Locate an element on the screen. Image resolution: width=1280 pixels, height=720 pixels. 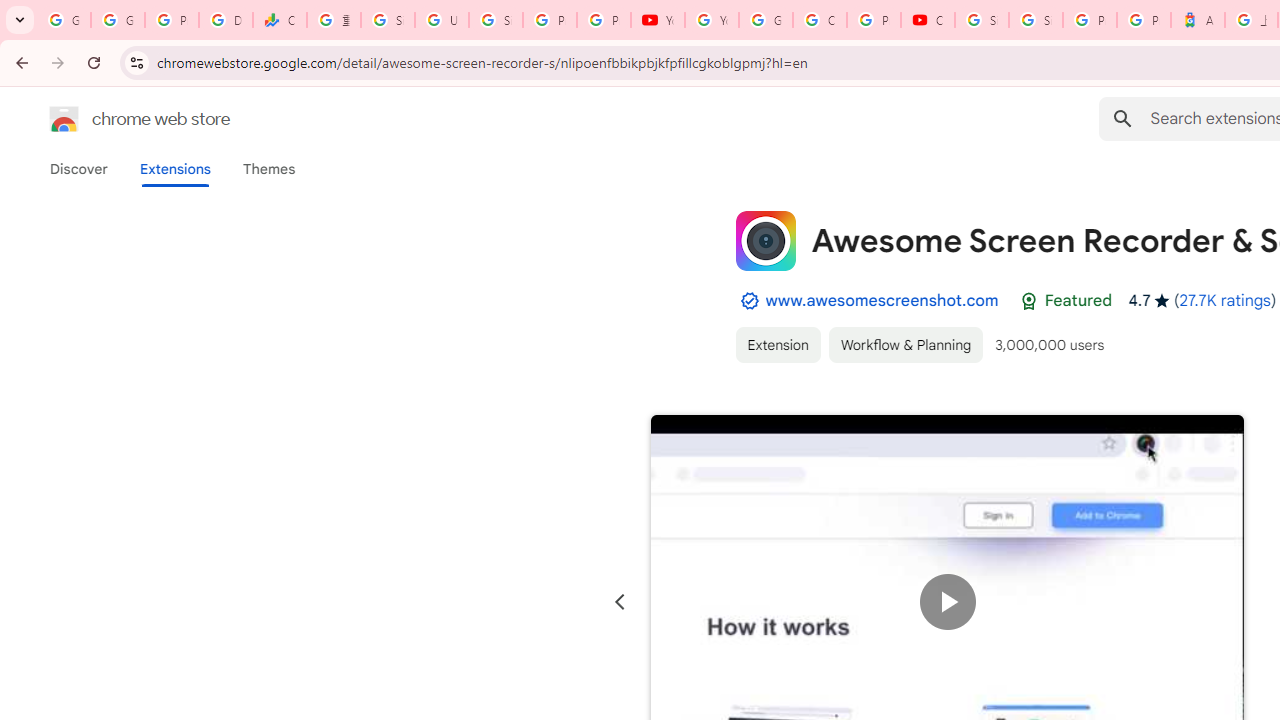
'Content Creator Programs & Opportunities - YouTube Creators' is located at coordinates (927, 20).